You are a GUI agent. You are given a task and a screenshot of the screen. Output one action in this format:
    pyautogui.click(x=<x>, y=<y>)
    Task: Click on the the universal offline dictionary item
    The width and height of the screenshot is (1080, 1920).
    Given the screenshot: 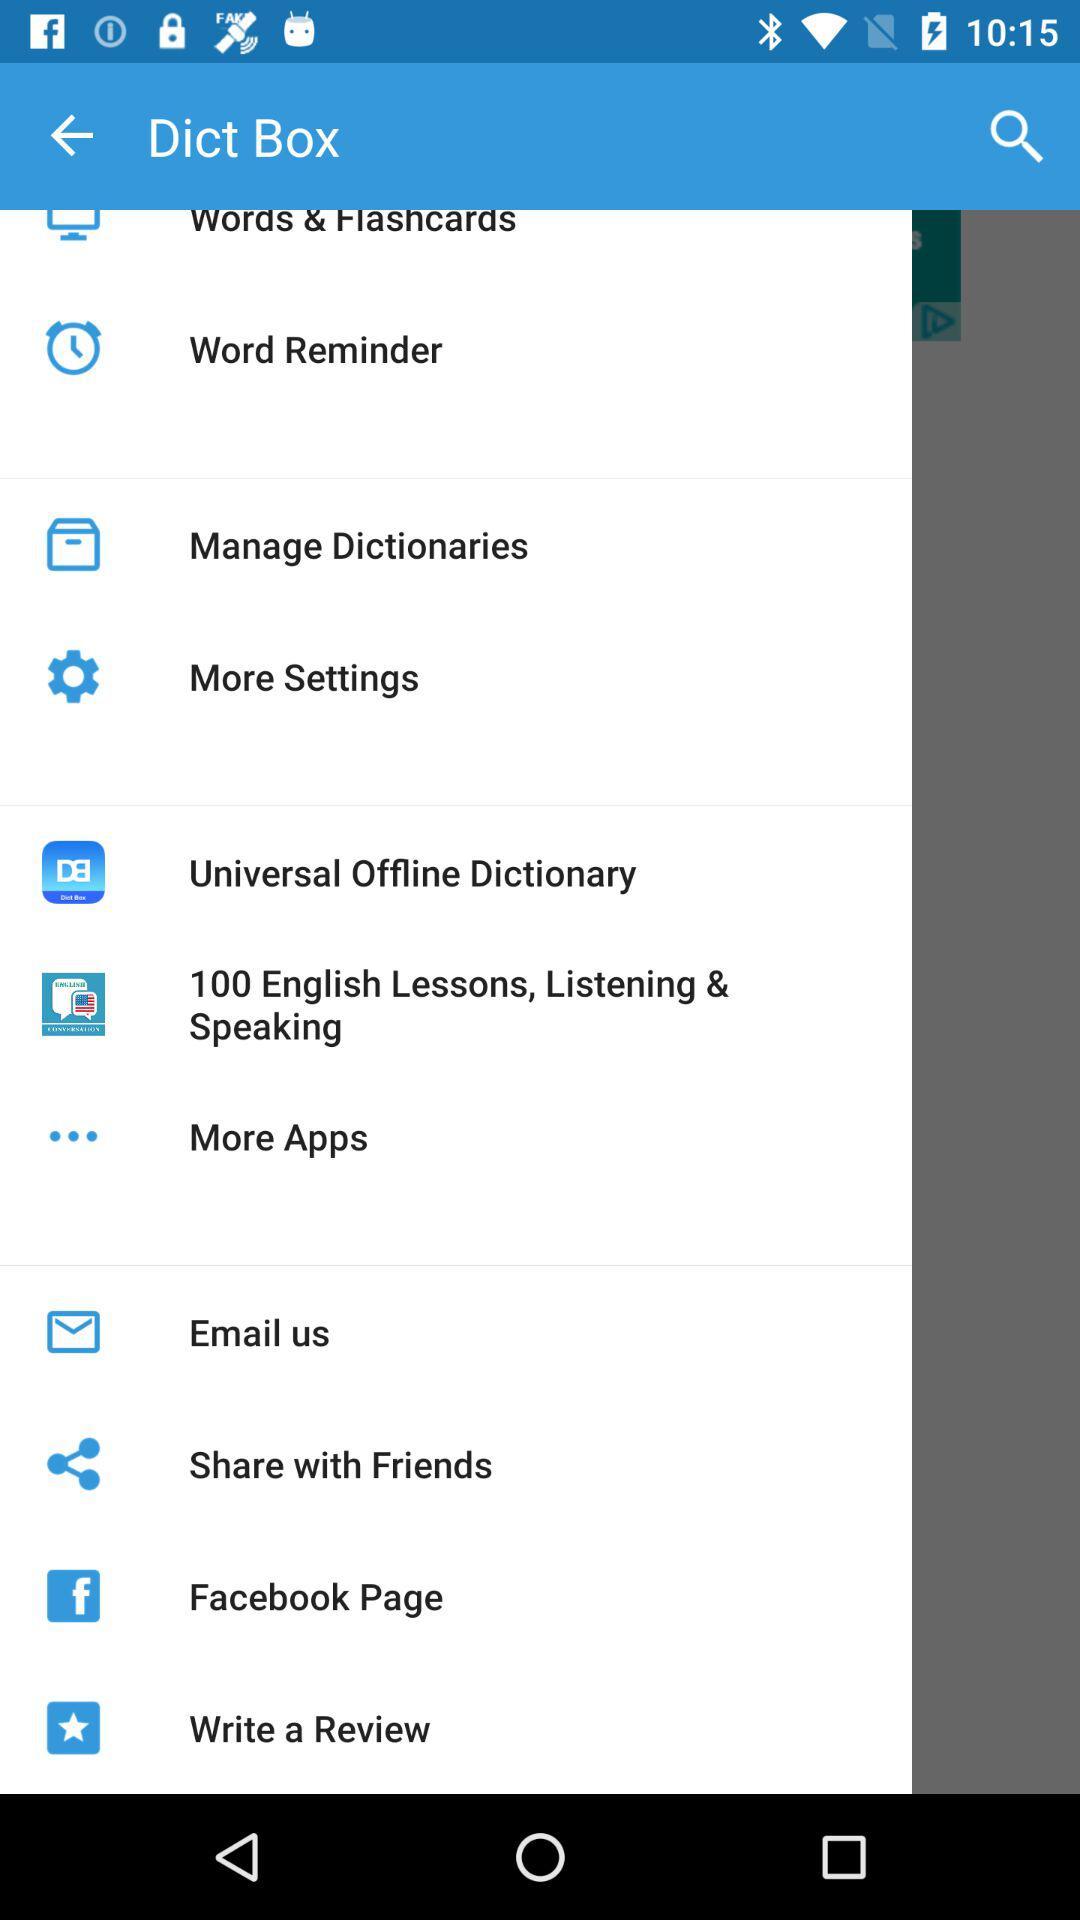 What is the action you would take?
    pyautogui.click(x=411, y=872)
    